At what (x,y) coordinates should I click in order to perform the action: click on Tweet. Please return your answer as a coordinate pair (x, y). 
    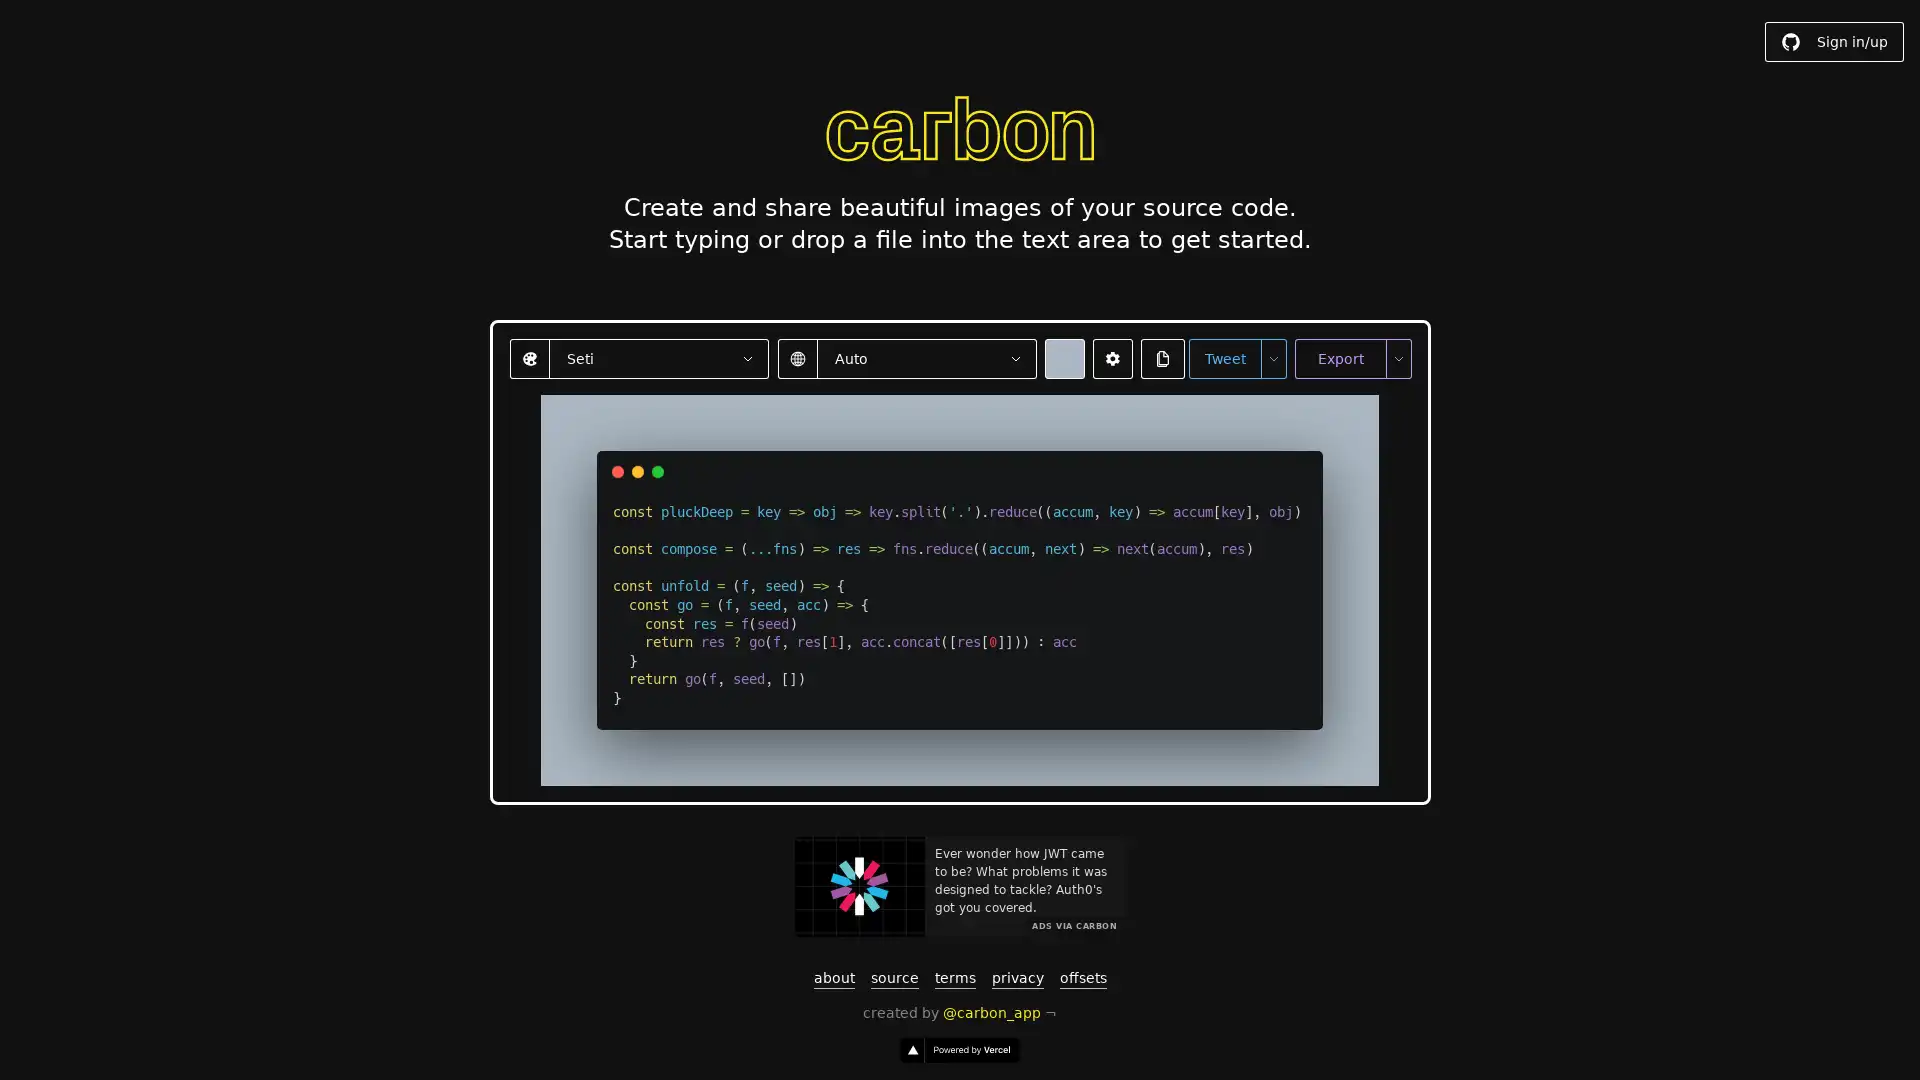
    Looking at the image, I should click on (1223, 357).